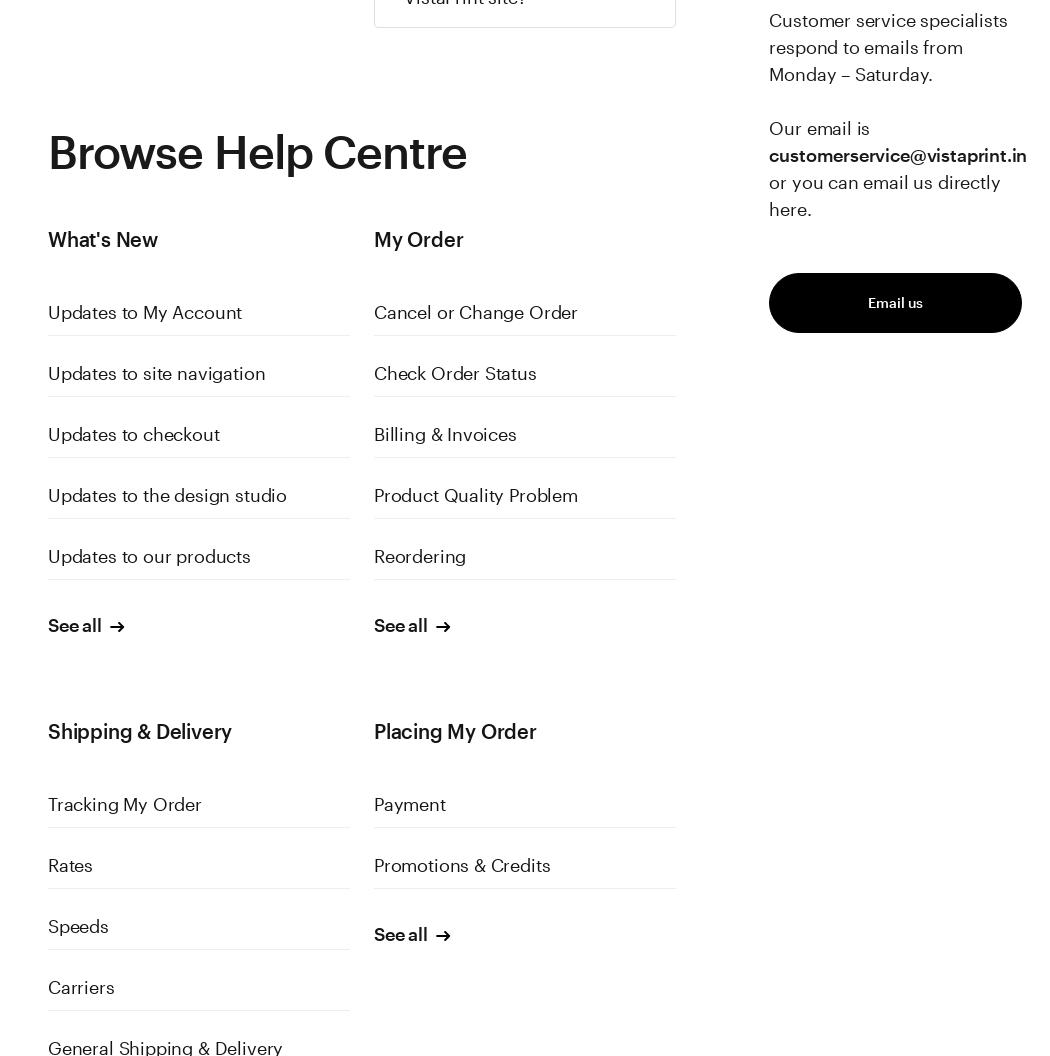 This screenshot has width=1050, height=1056. Describe the element at coordinates (475, 494) in the screenshot. I see `'Product Quality Problem'` at that location.